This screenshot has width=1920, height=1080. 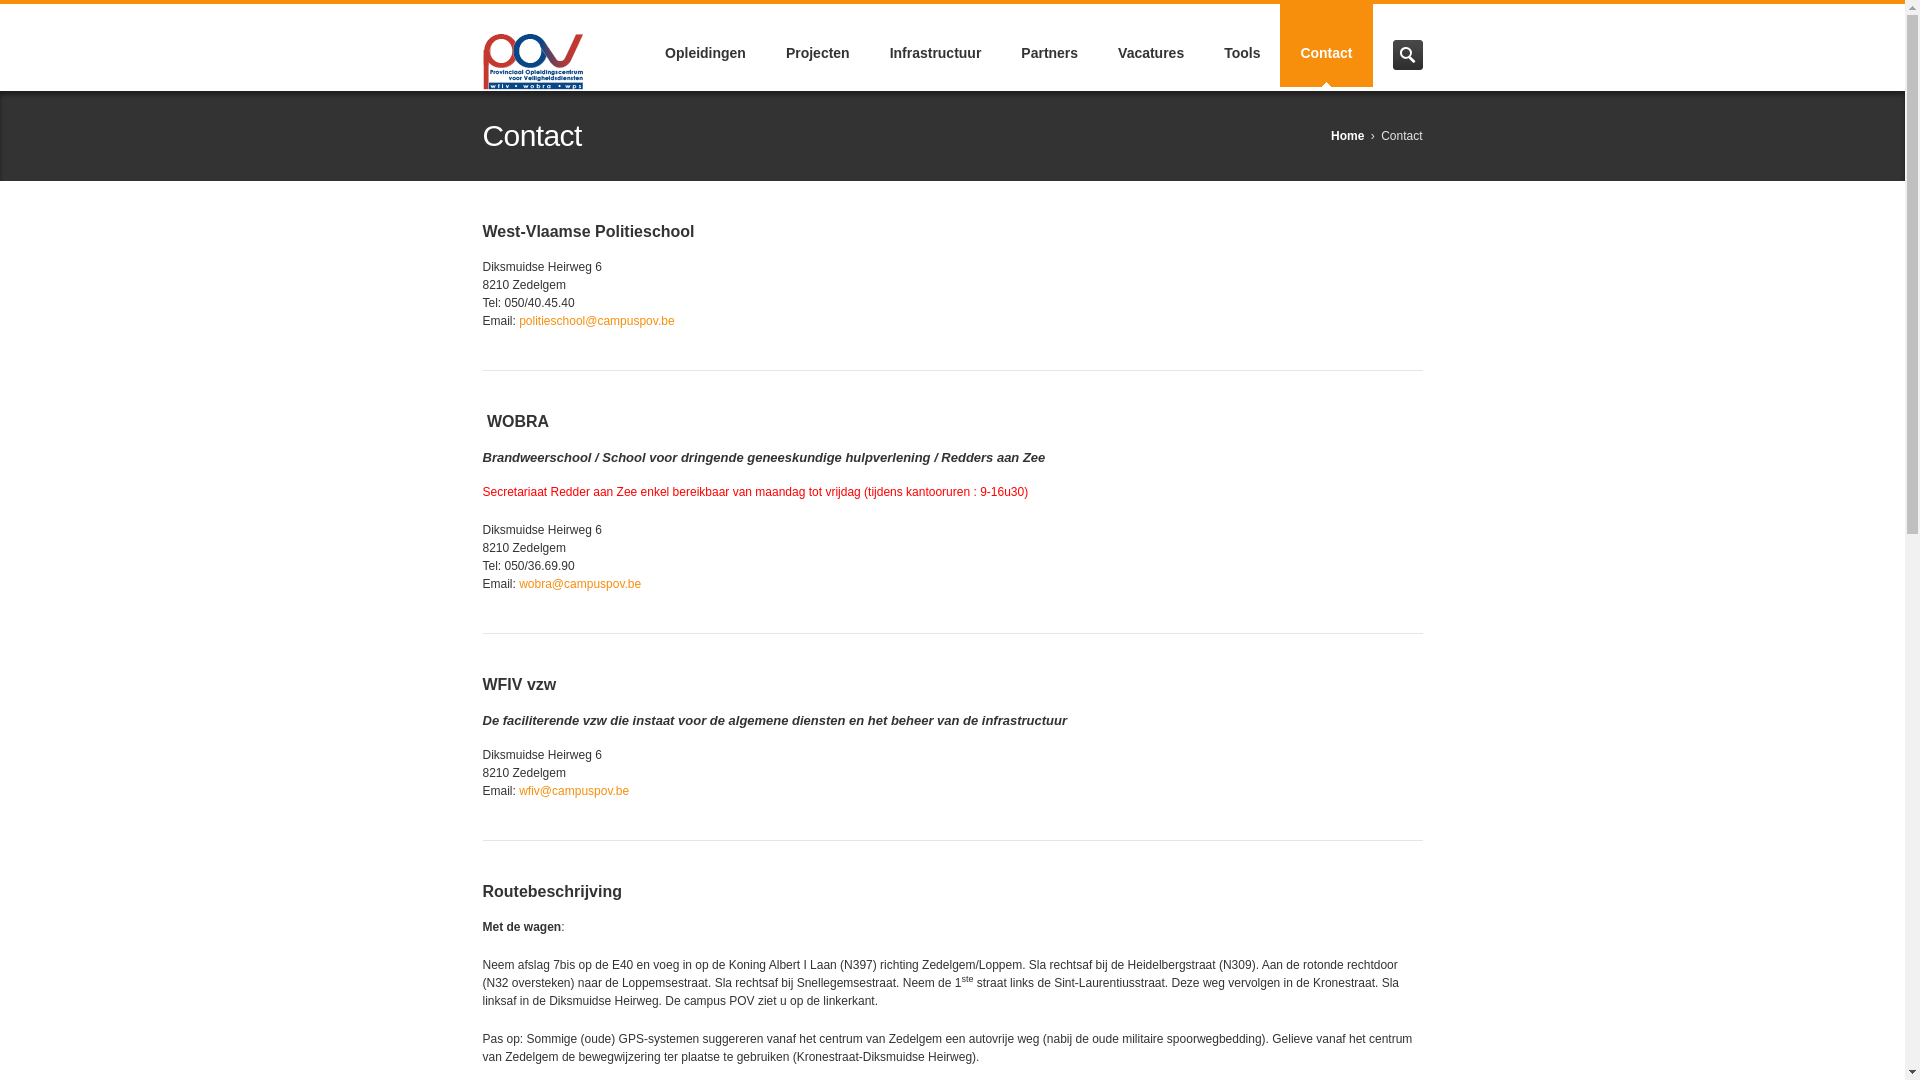 I want to click on 'politieschool@campuspov.be', so click(x=595, y=319).